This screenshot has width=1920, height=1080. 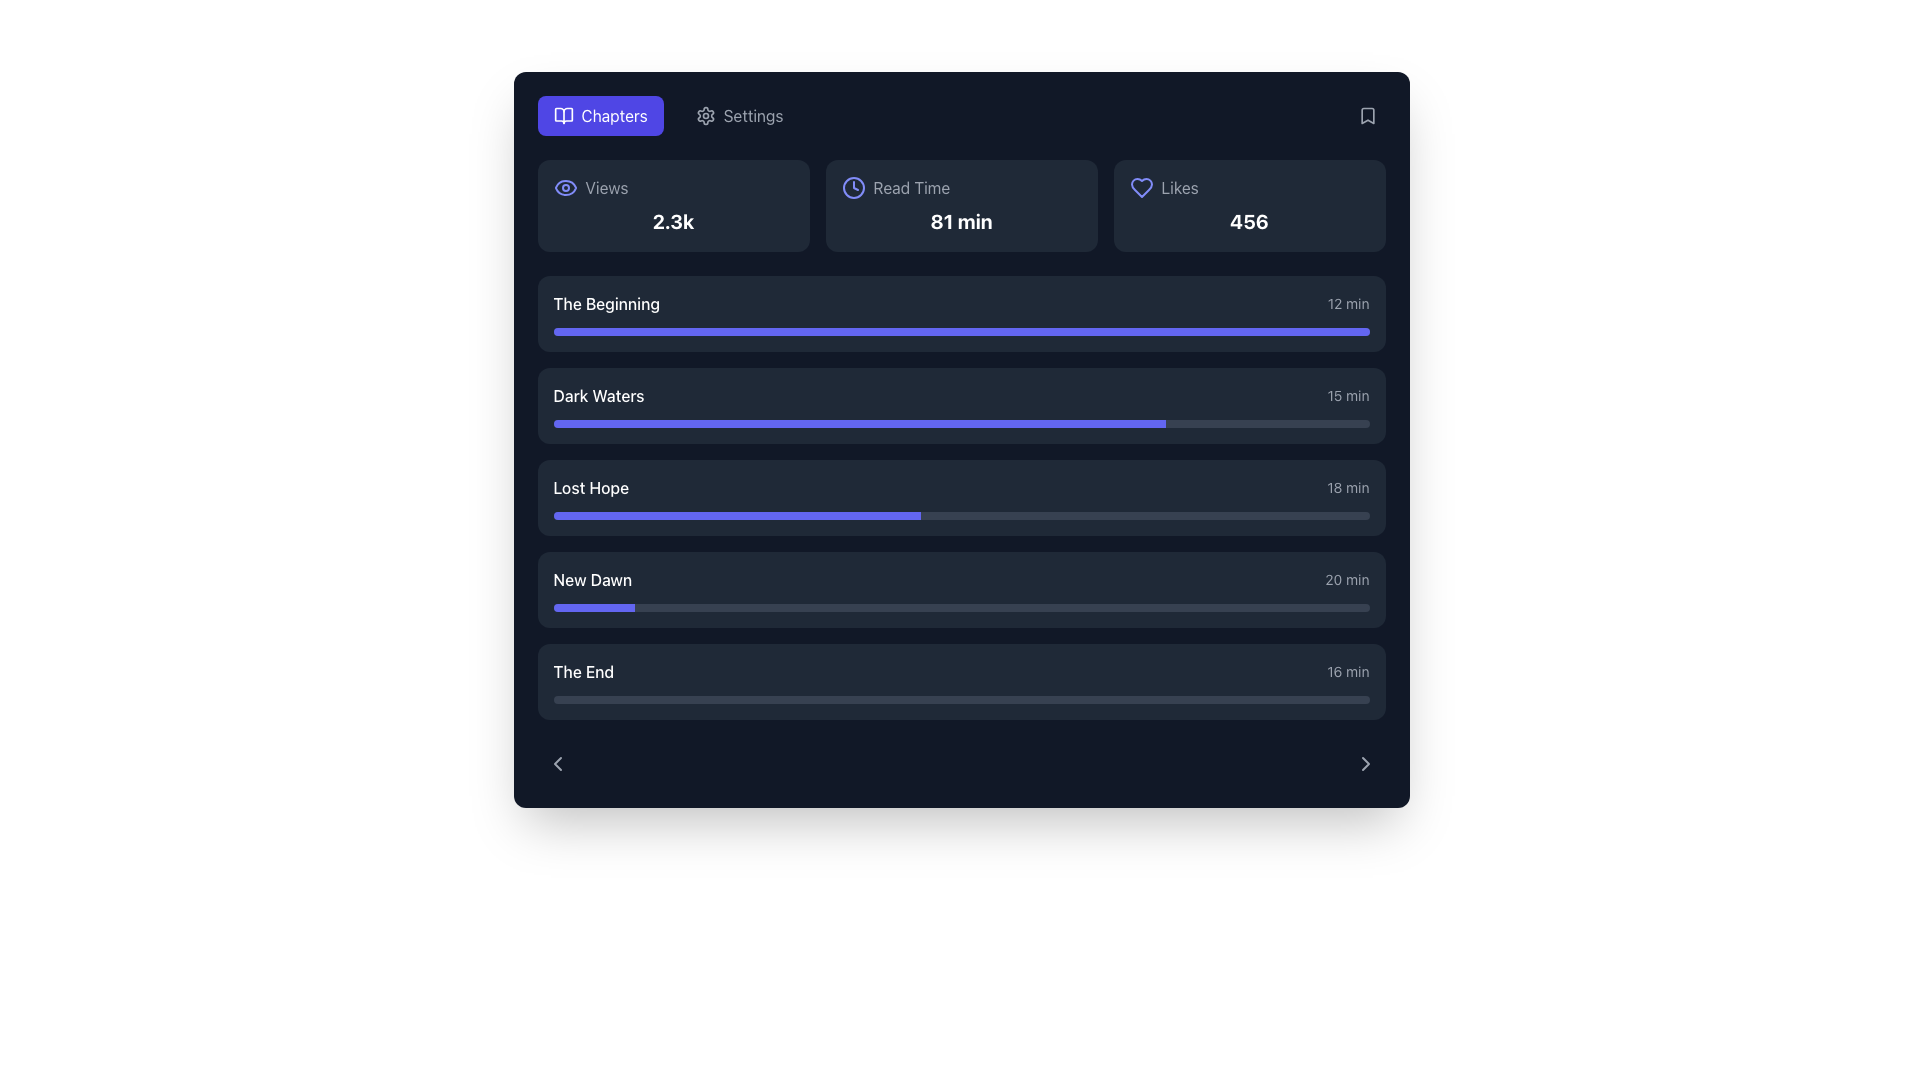 I want to click on the horizontally-oriented progress bar in the 'New Dawn' section, which has a gray background and a blue filled portion, located beneath the 'New Dawn 20 min' text, so click(x=961, y=607).